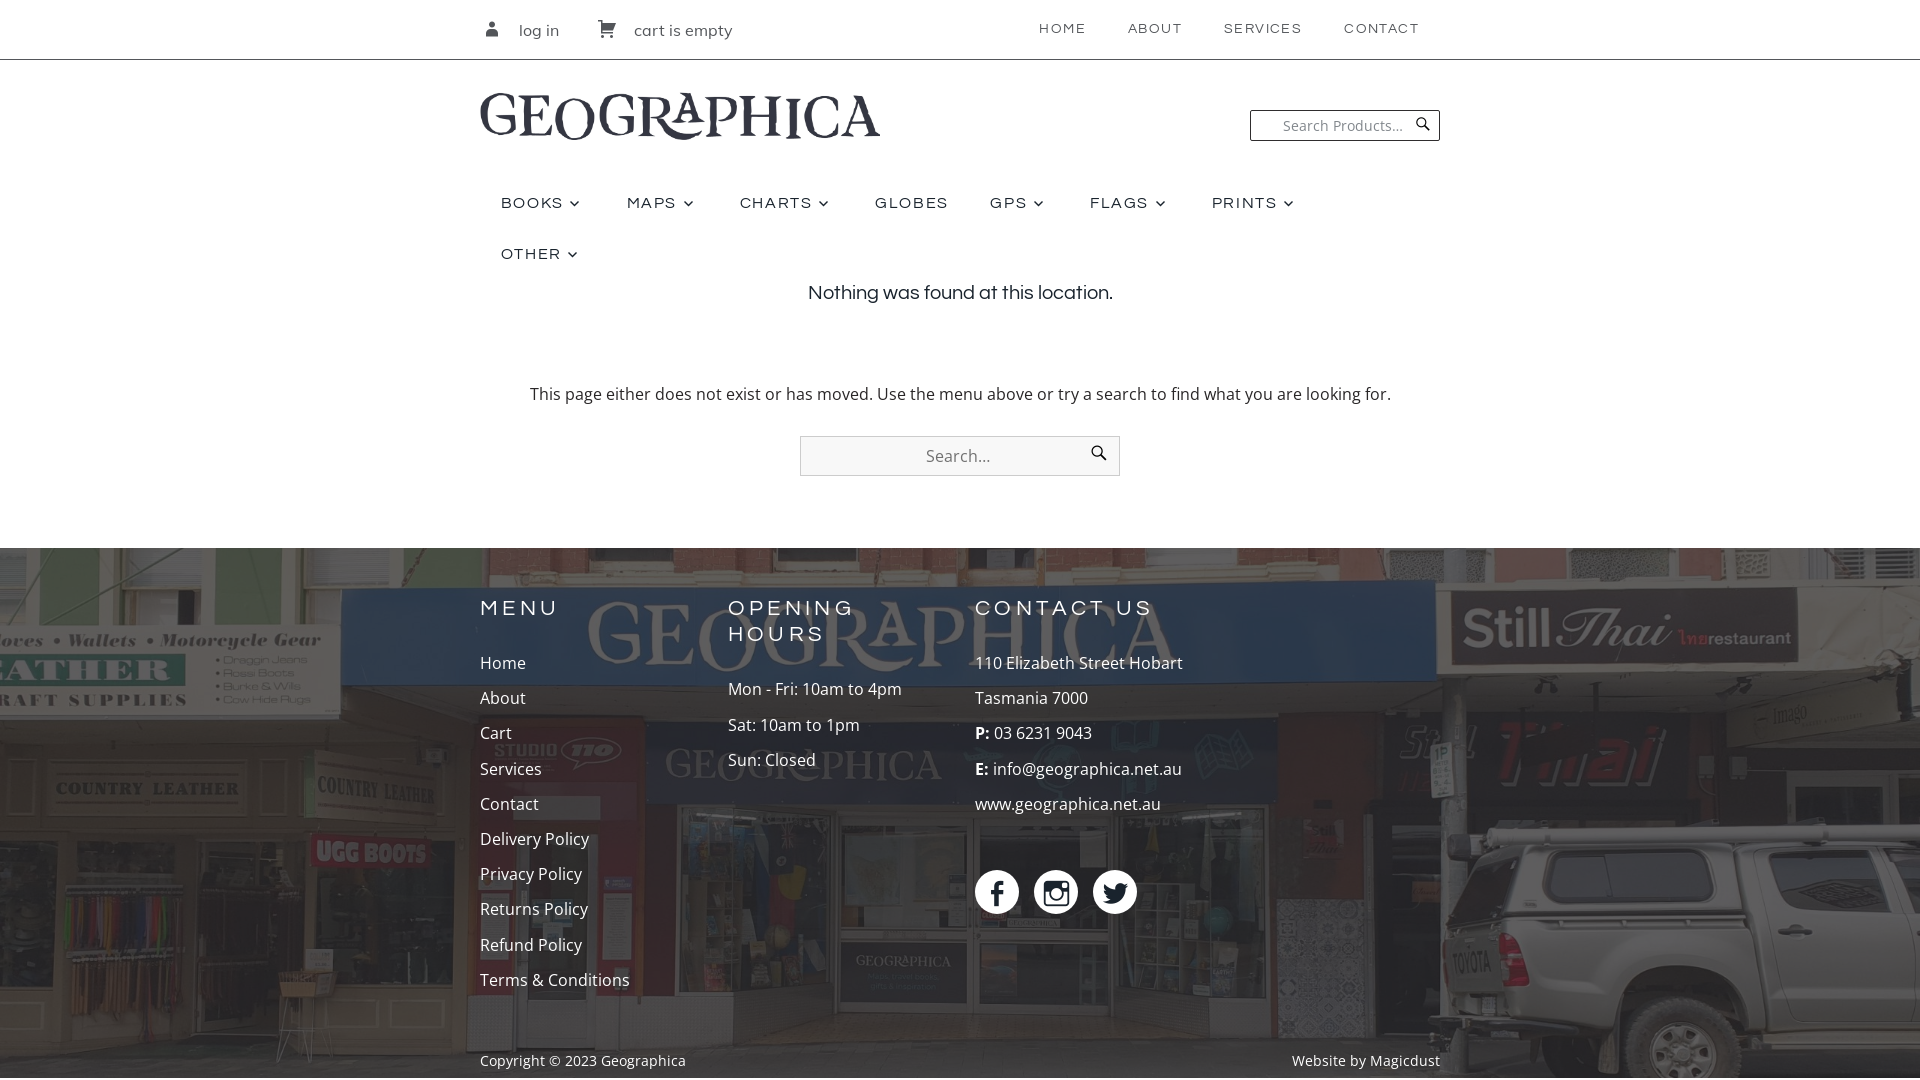 This screenshot has height=1080, width=1920. What do you see at coordinates (480, 30) in the screenshot?
I see `'log in'` at bounding box center [480, 30].